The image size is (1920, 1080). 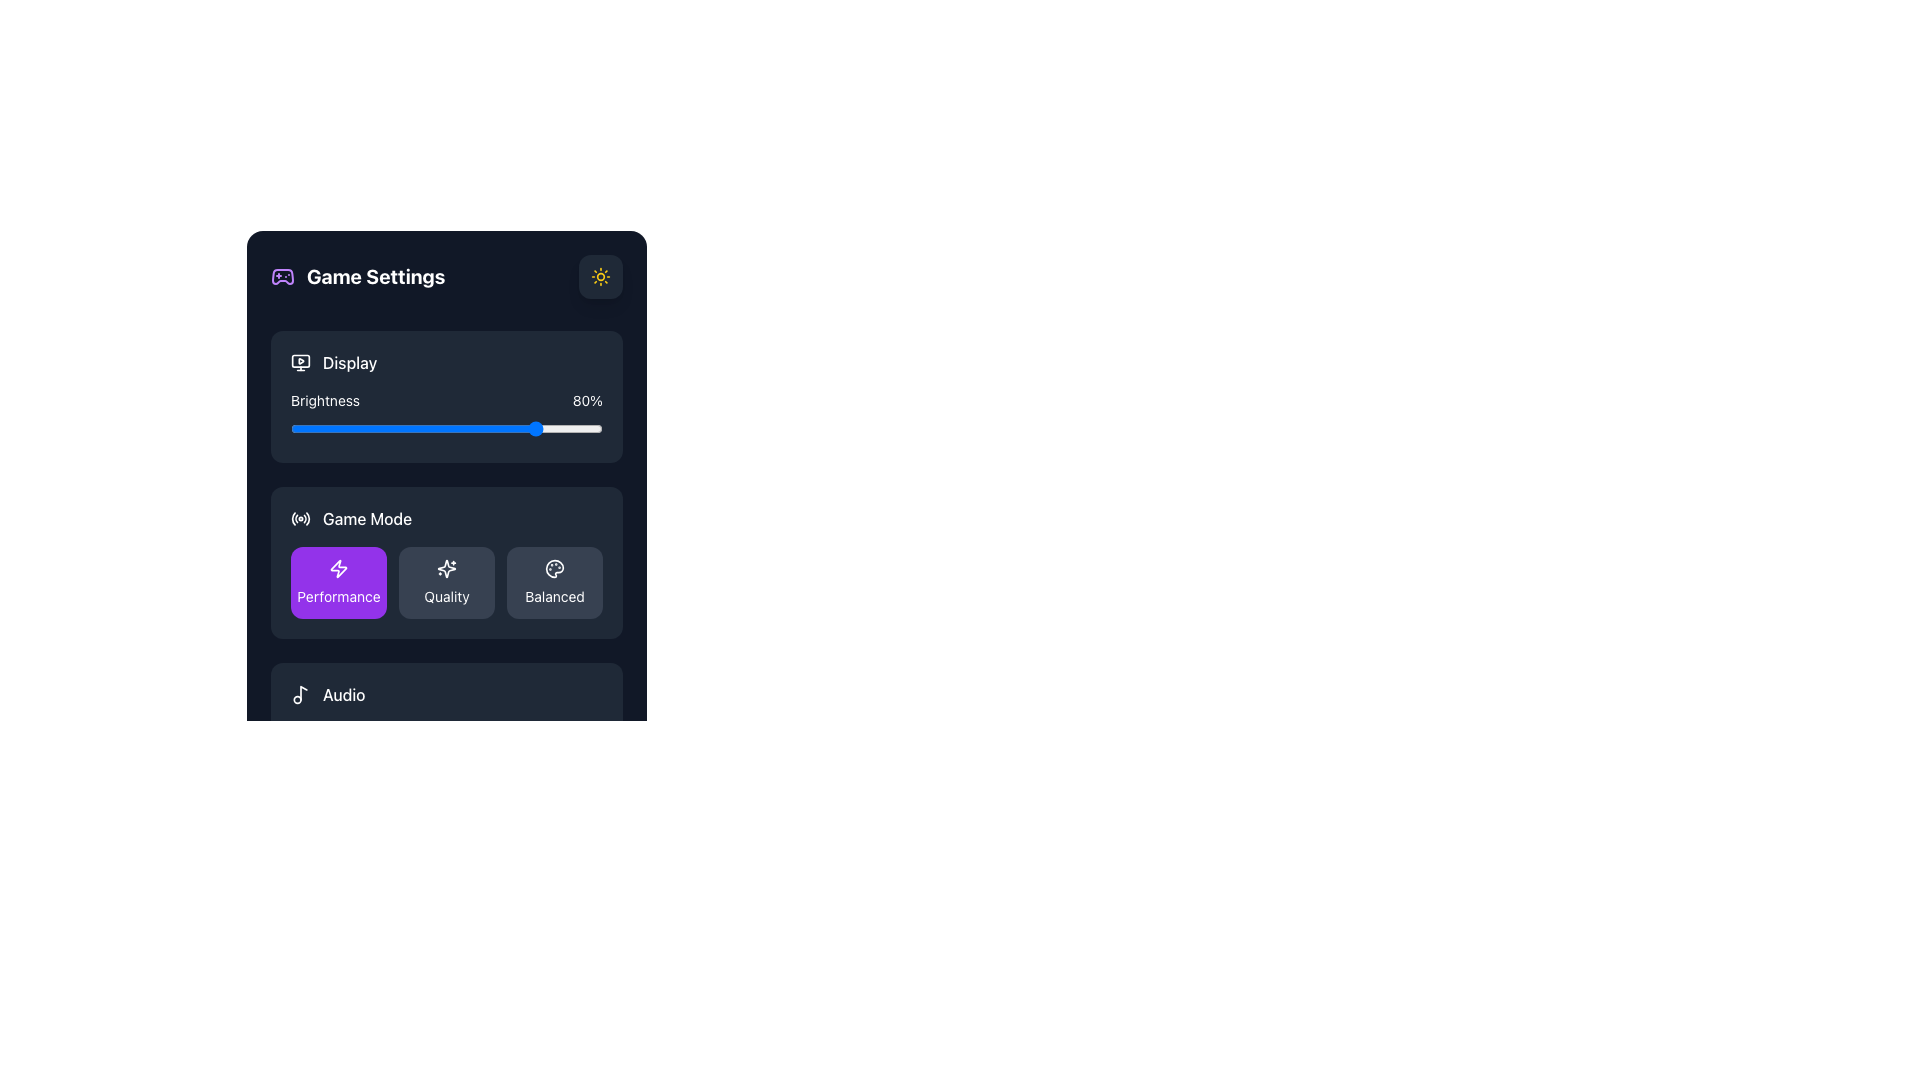 What do you see at coordinates (339, 569) in the screenshot?
I see `the lightning bolt icon within the 'Performance' button` at bounding box center [339, 569].